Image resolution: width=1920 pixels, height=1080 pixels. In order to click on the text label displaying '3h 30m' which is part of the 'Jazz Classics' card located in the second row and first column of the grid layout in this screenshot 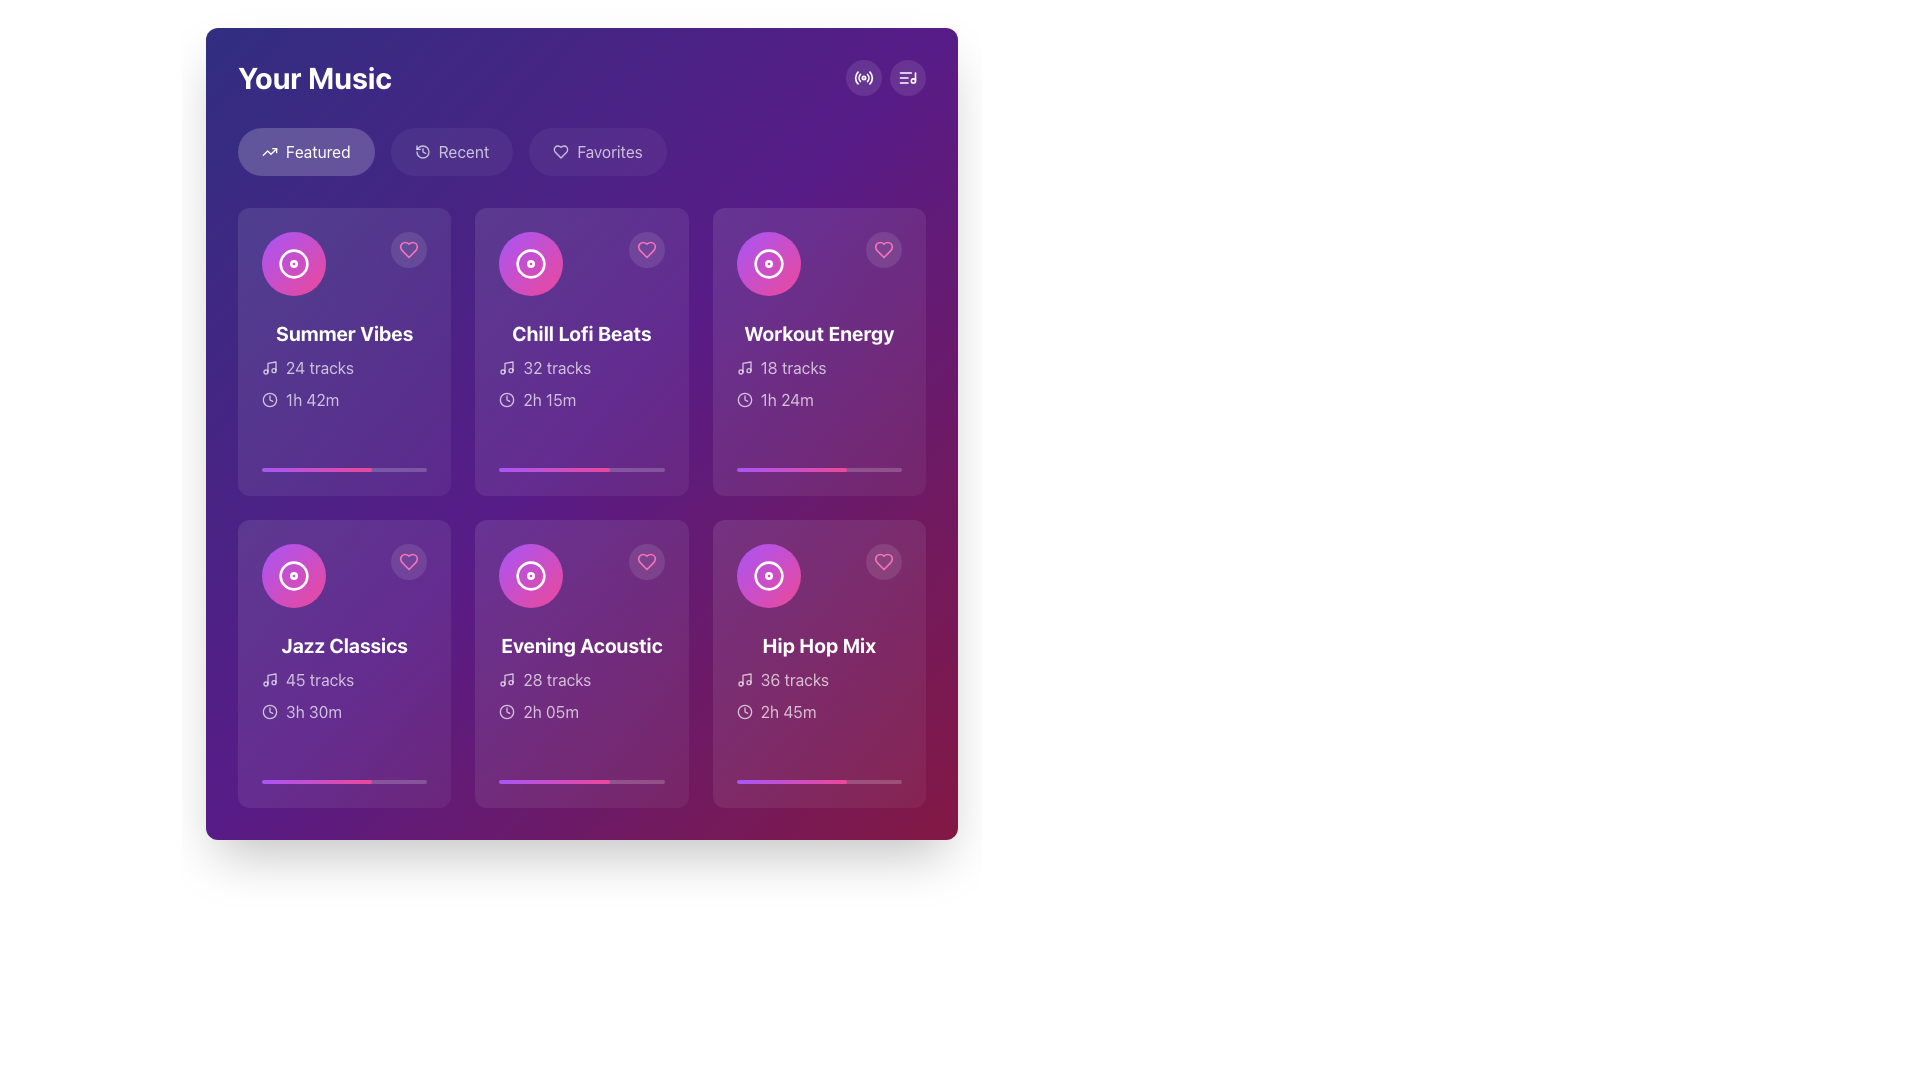, I will do `click(313, 711)`.